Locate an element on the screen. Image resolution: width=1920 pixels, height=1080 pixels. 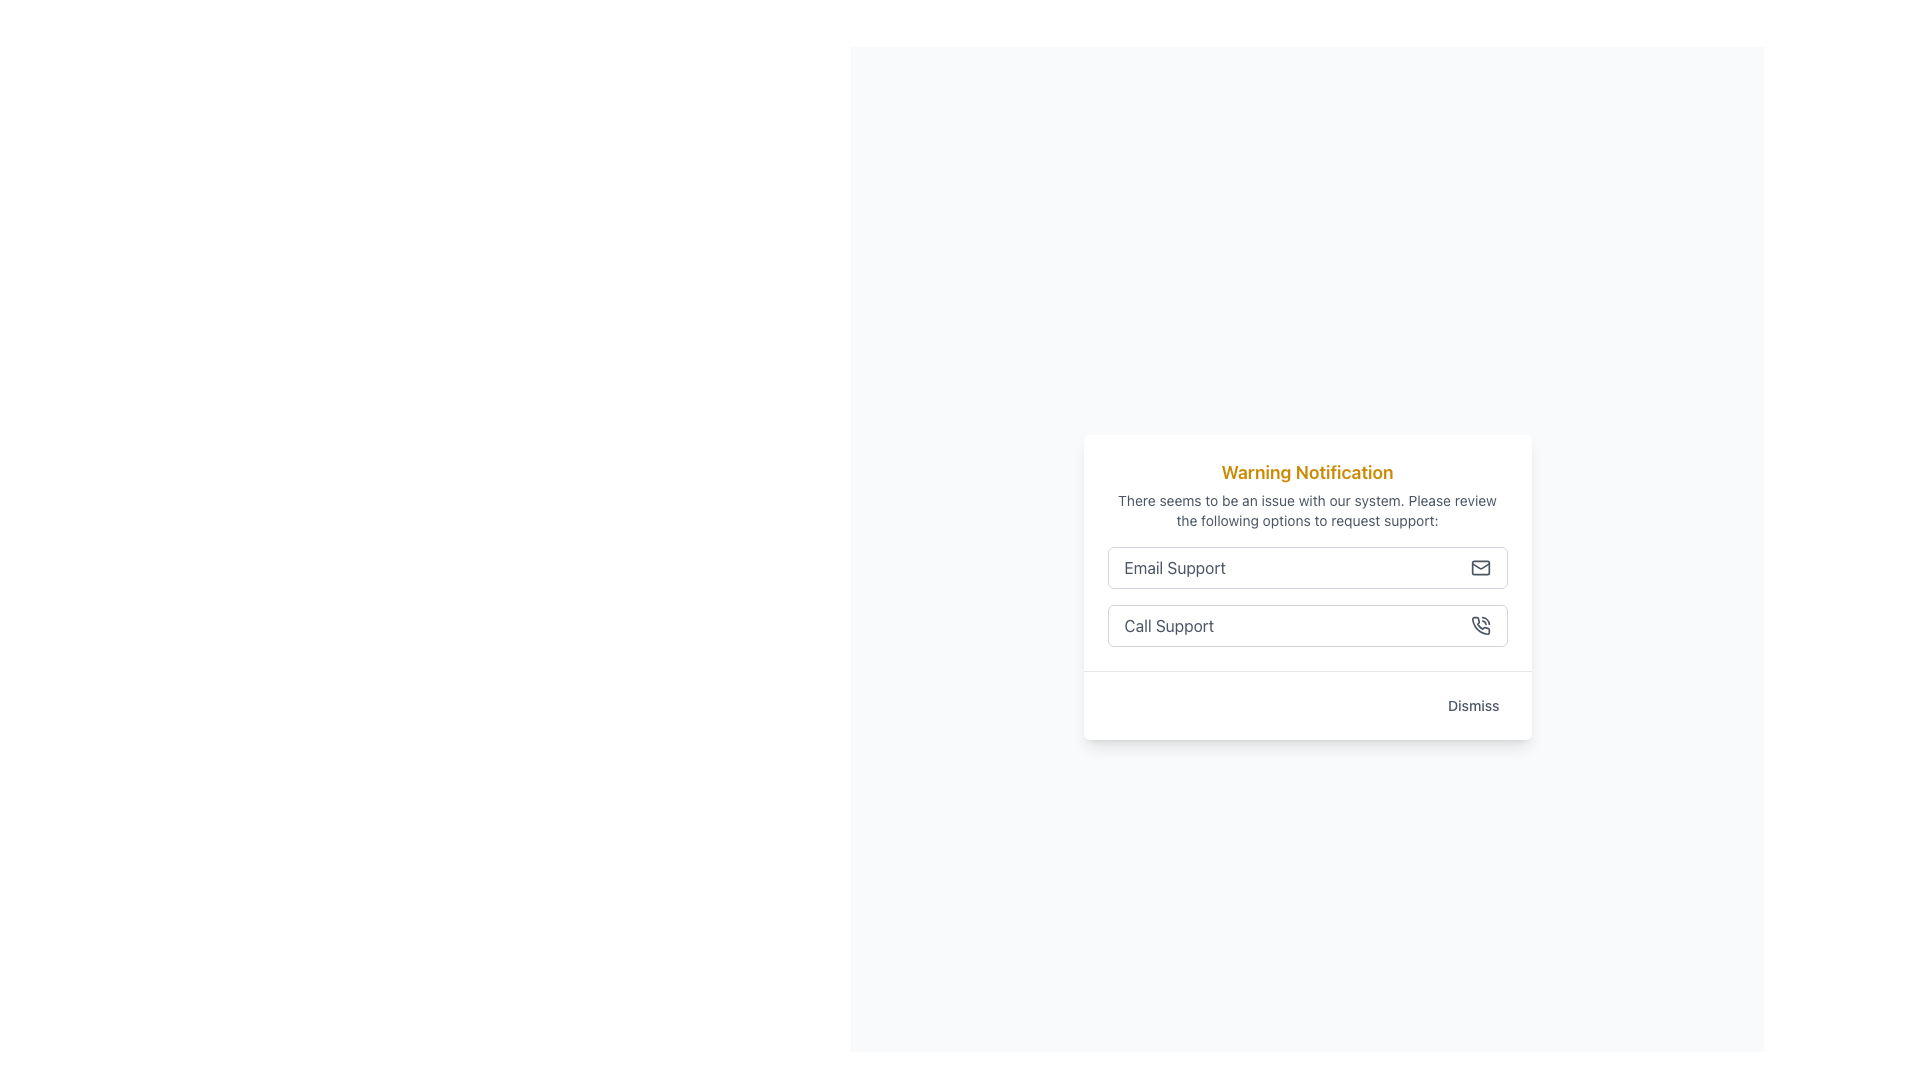
the black envelope icon located to the left of the 'Email Support' text, which has a triangular flap detail at the top is located at coordinates (1480, 565).